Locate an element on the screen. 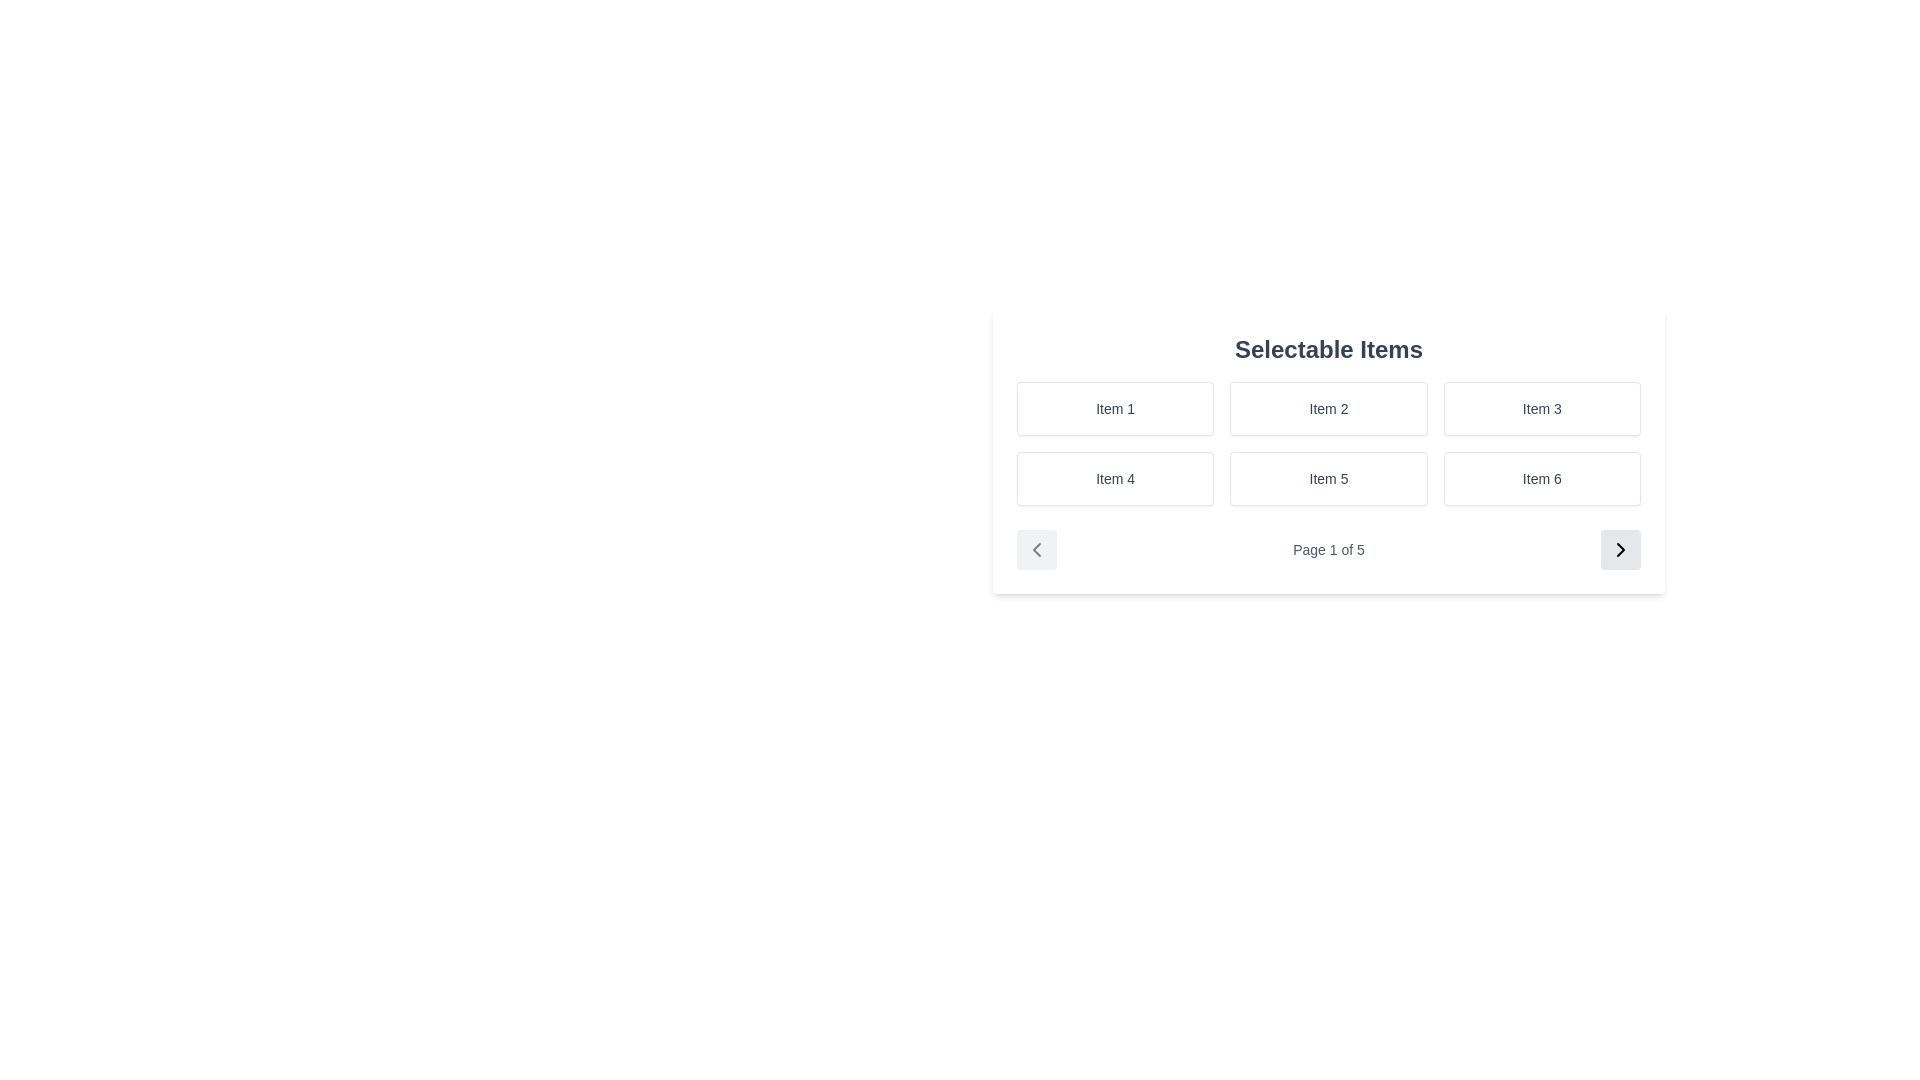 The height and width of the screenshot is (1080, 1920). the disabled 'Previous Page' button located at the bottom left of the pagination controls, labeled 'Page 1 of 5' is located at coordinates (1036, 550).